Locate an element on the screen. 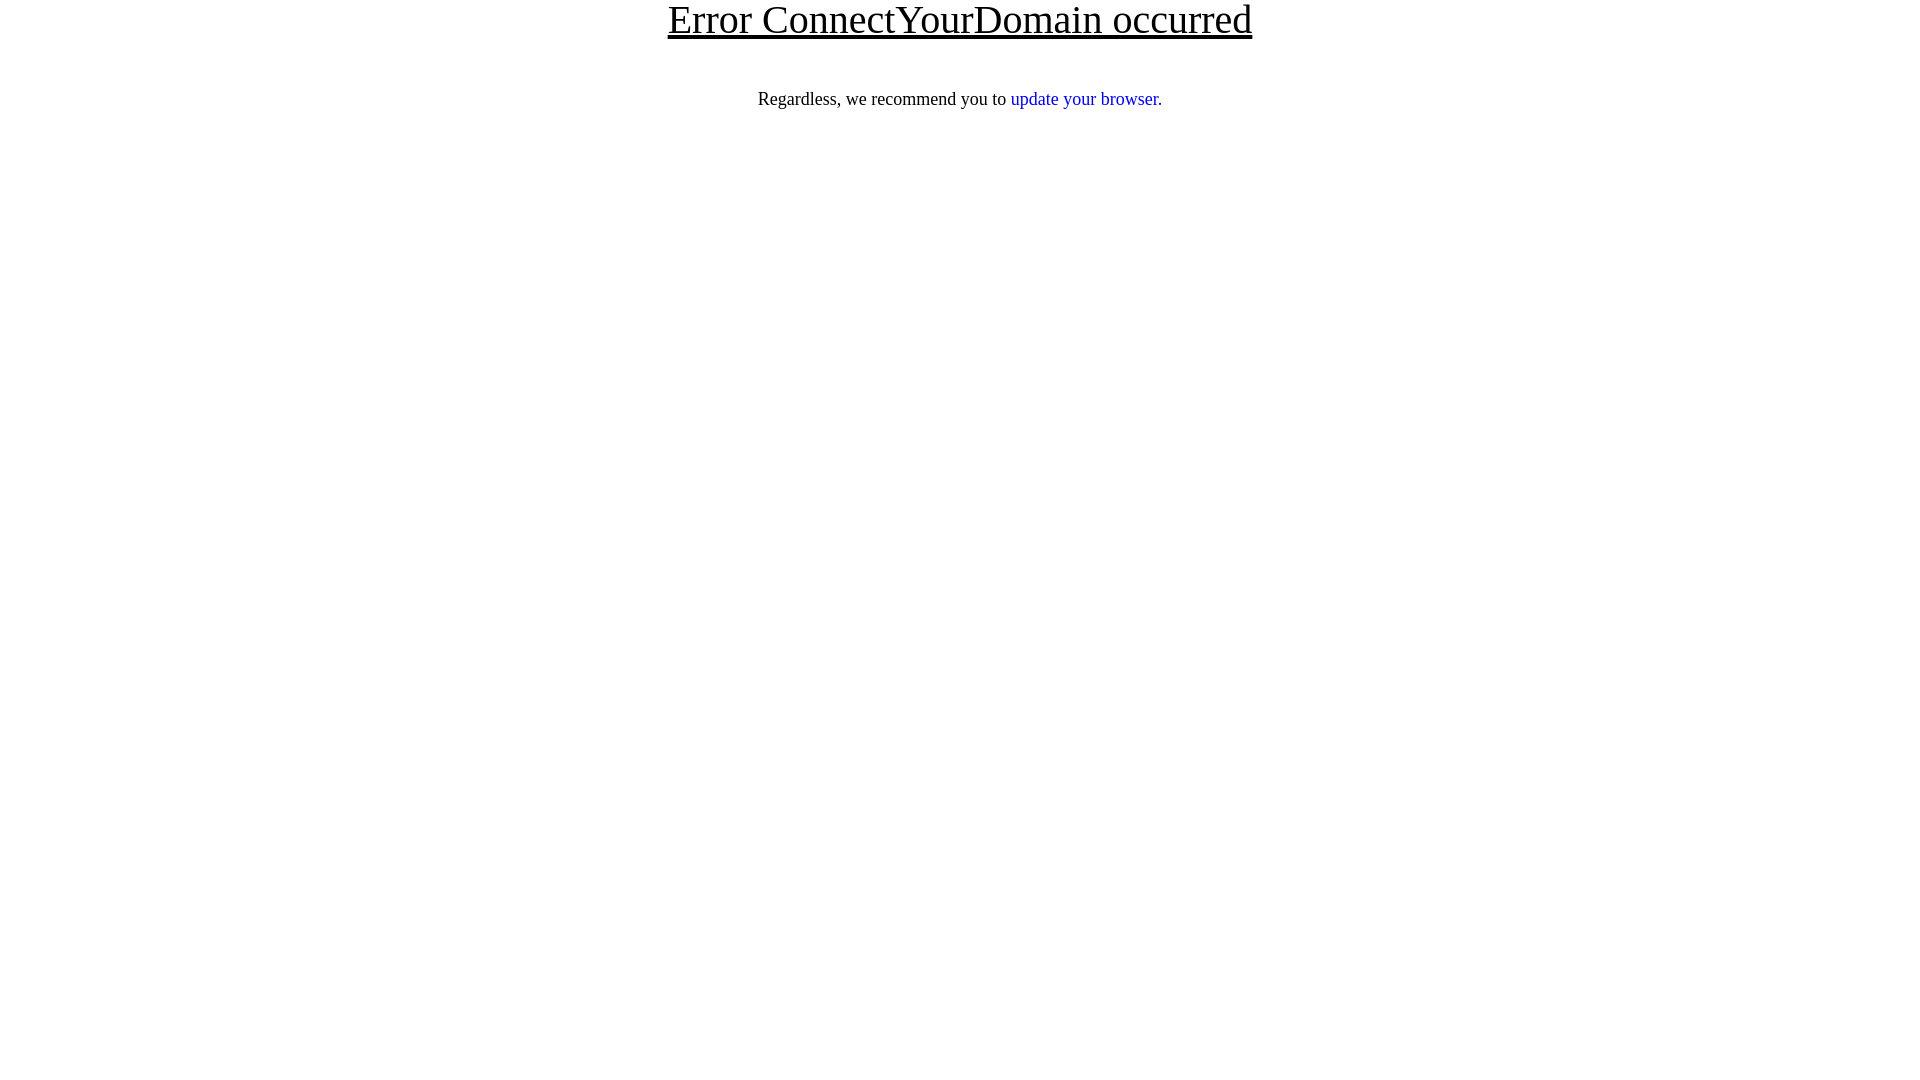  'update your browser.' is located at coordinates (1085, 99).